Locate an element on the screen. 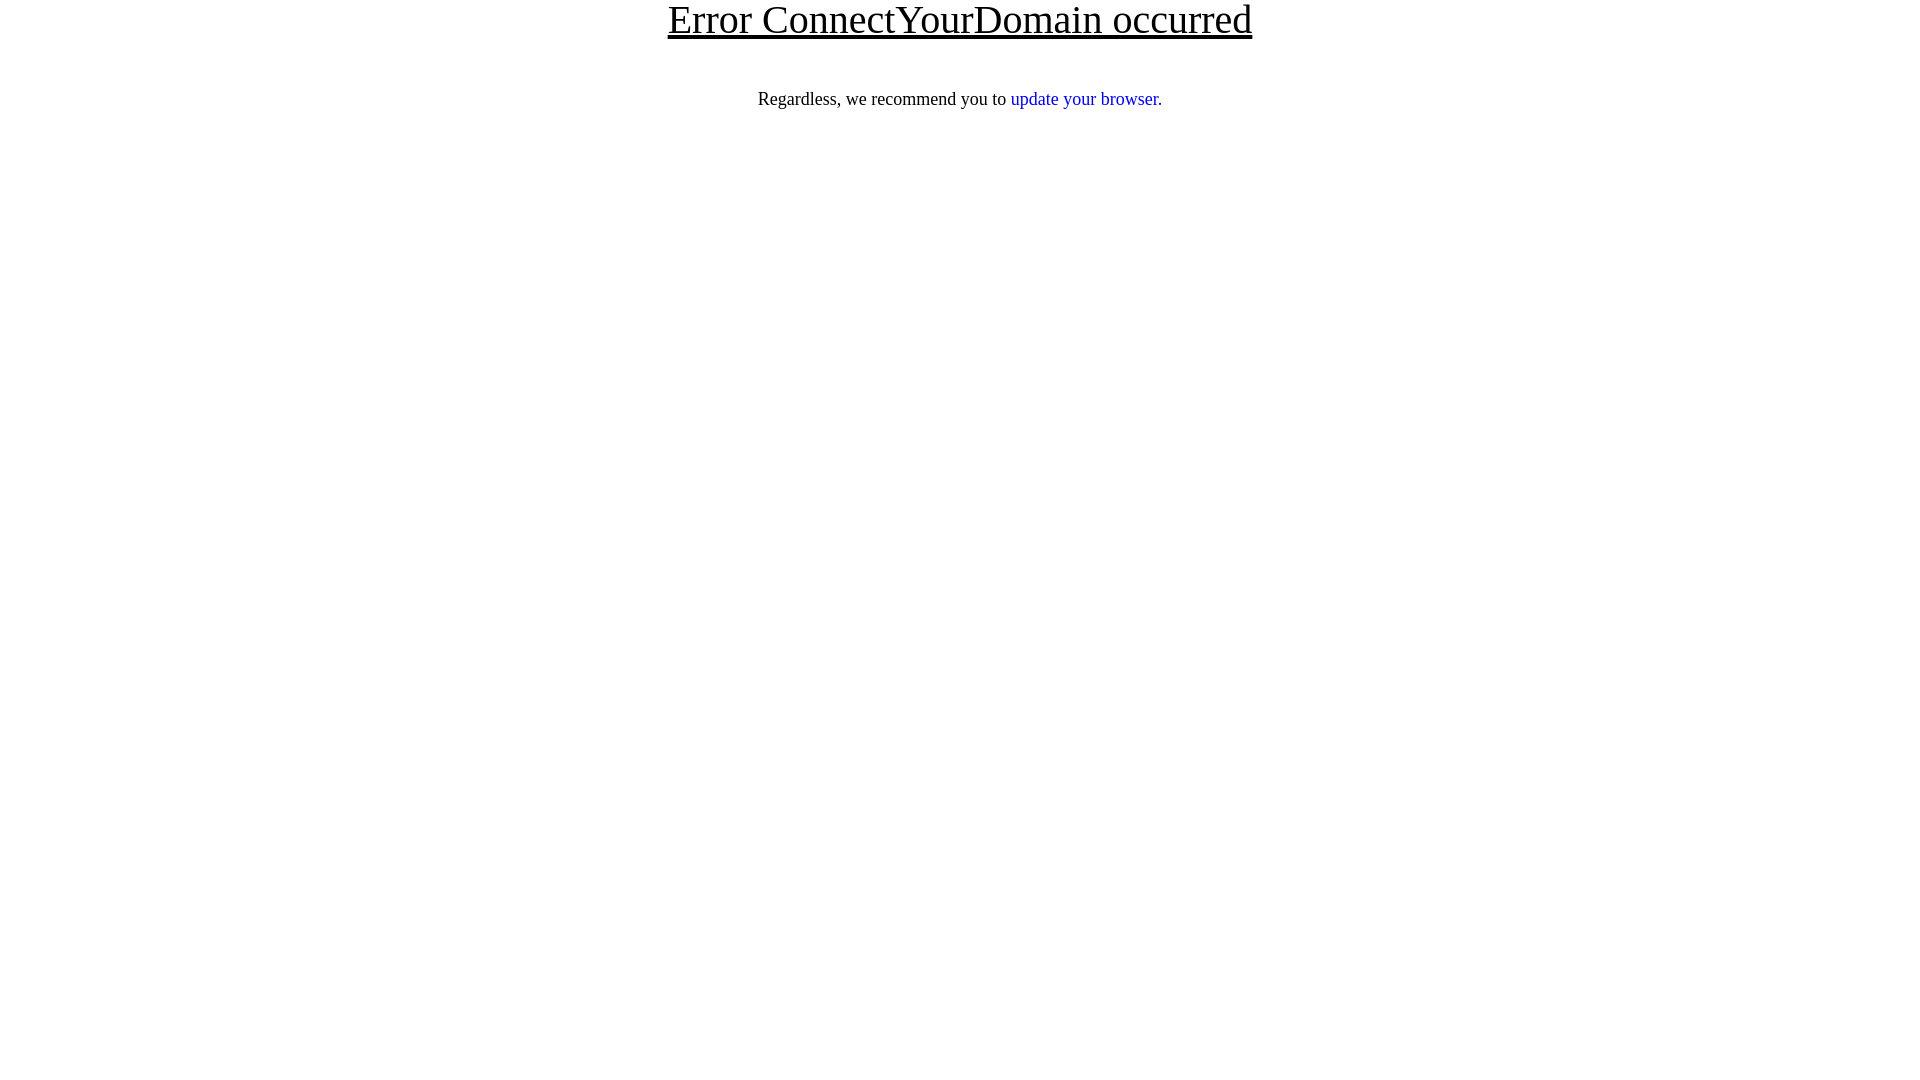  'update your browser.' is located at coordinates (1085, 99).